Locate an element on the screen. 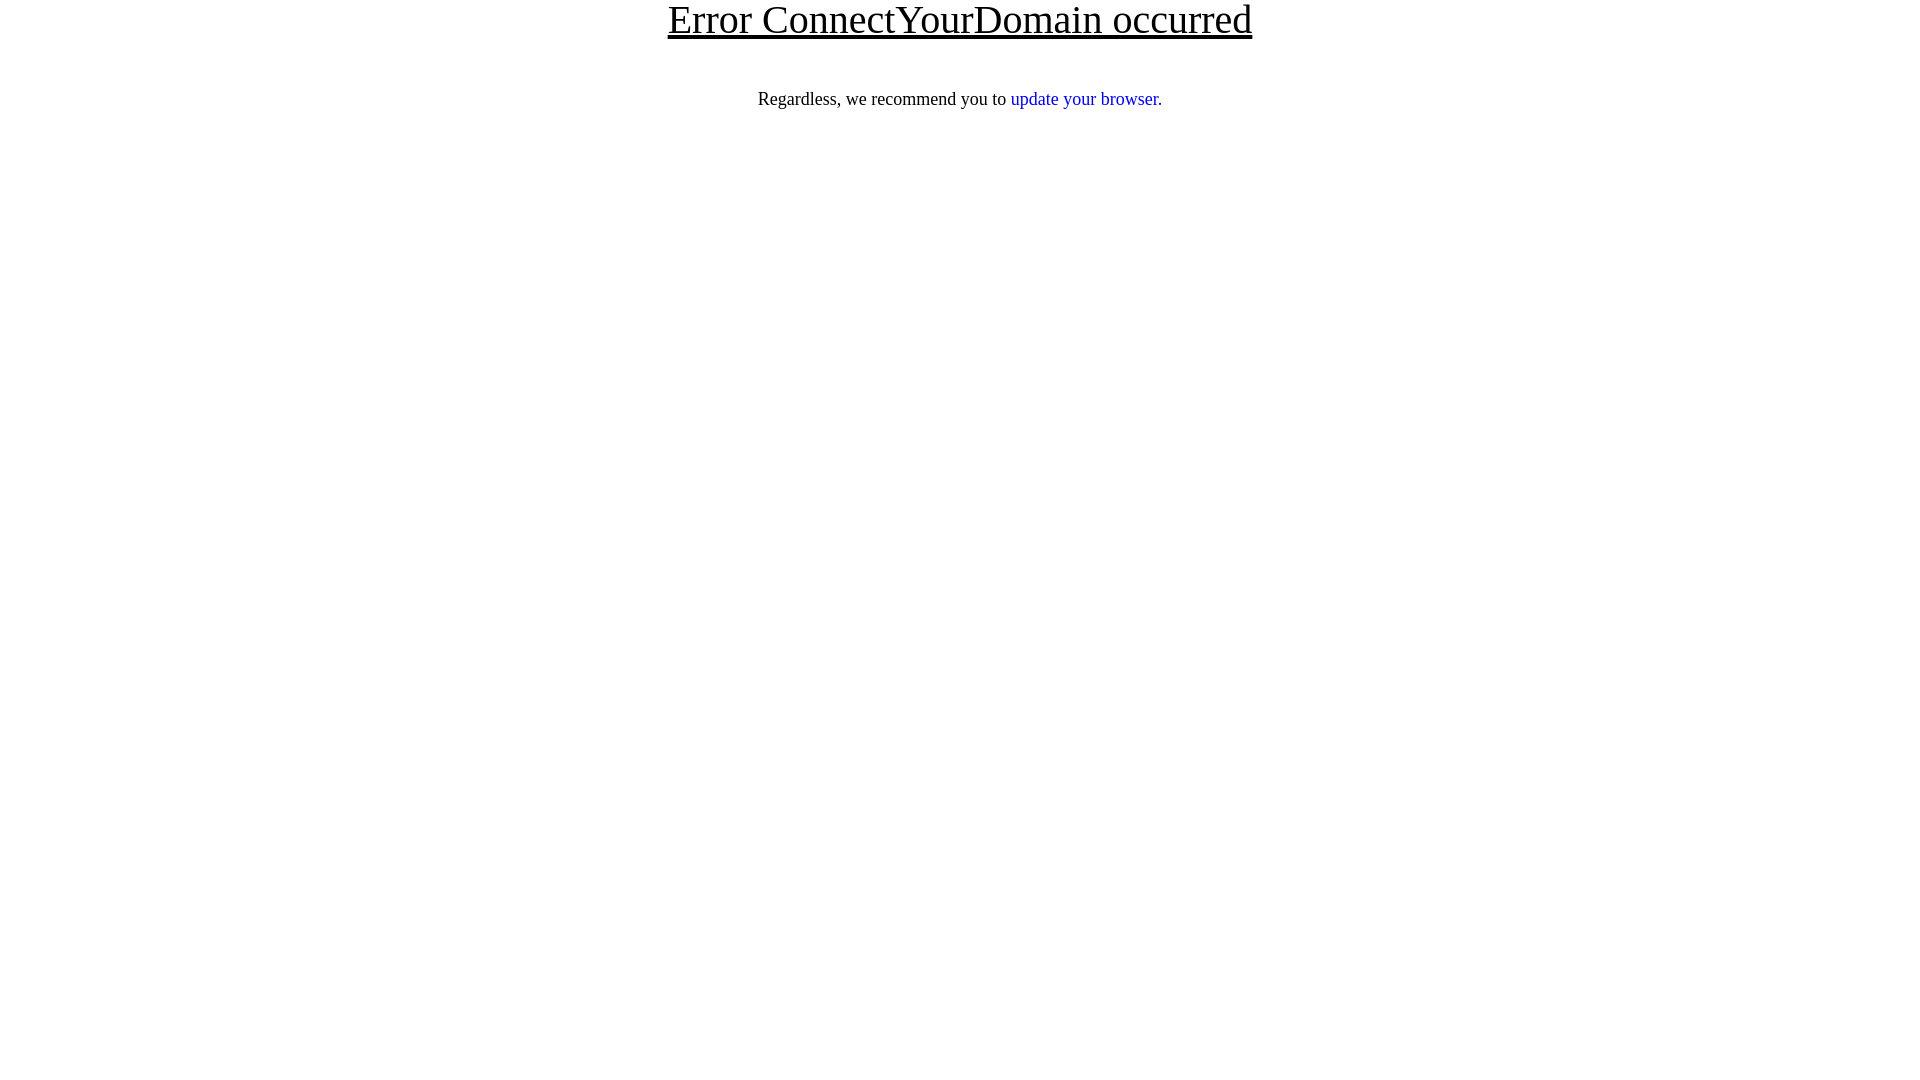  'update your browser.' is located at coordinates (1085, 99).